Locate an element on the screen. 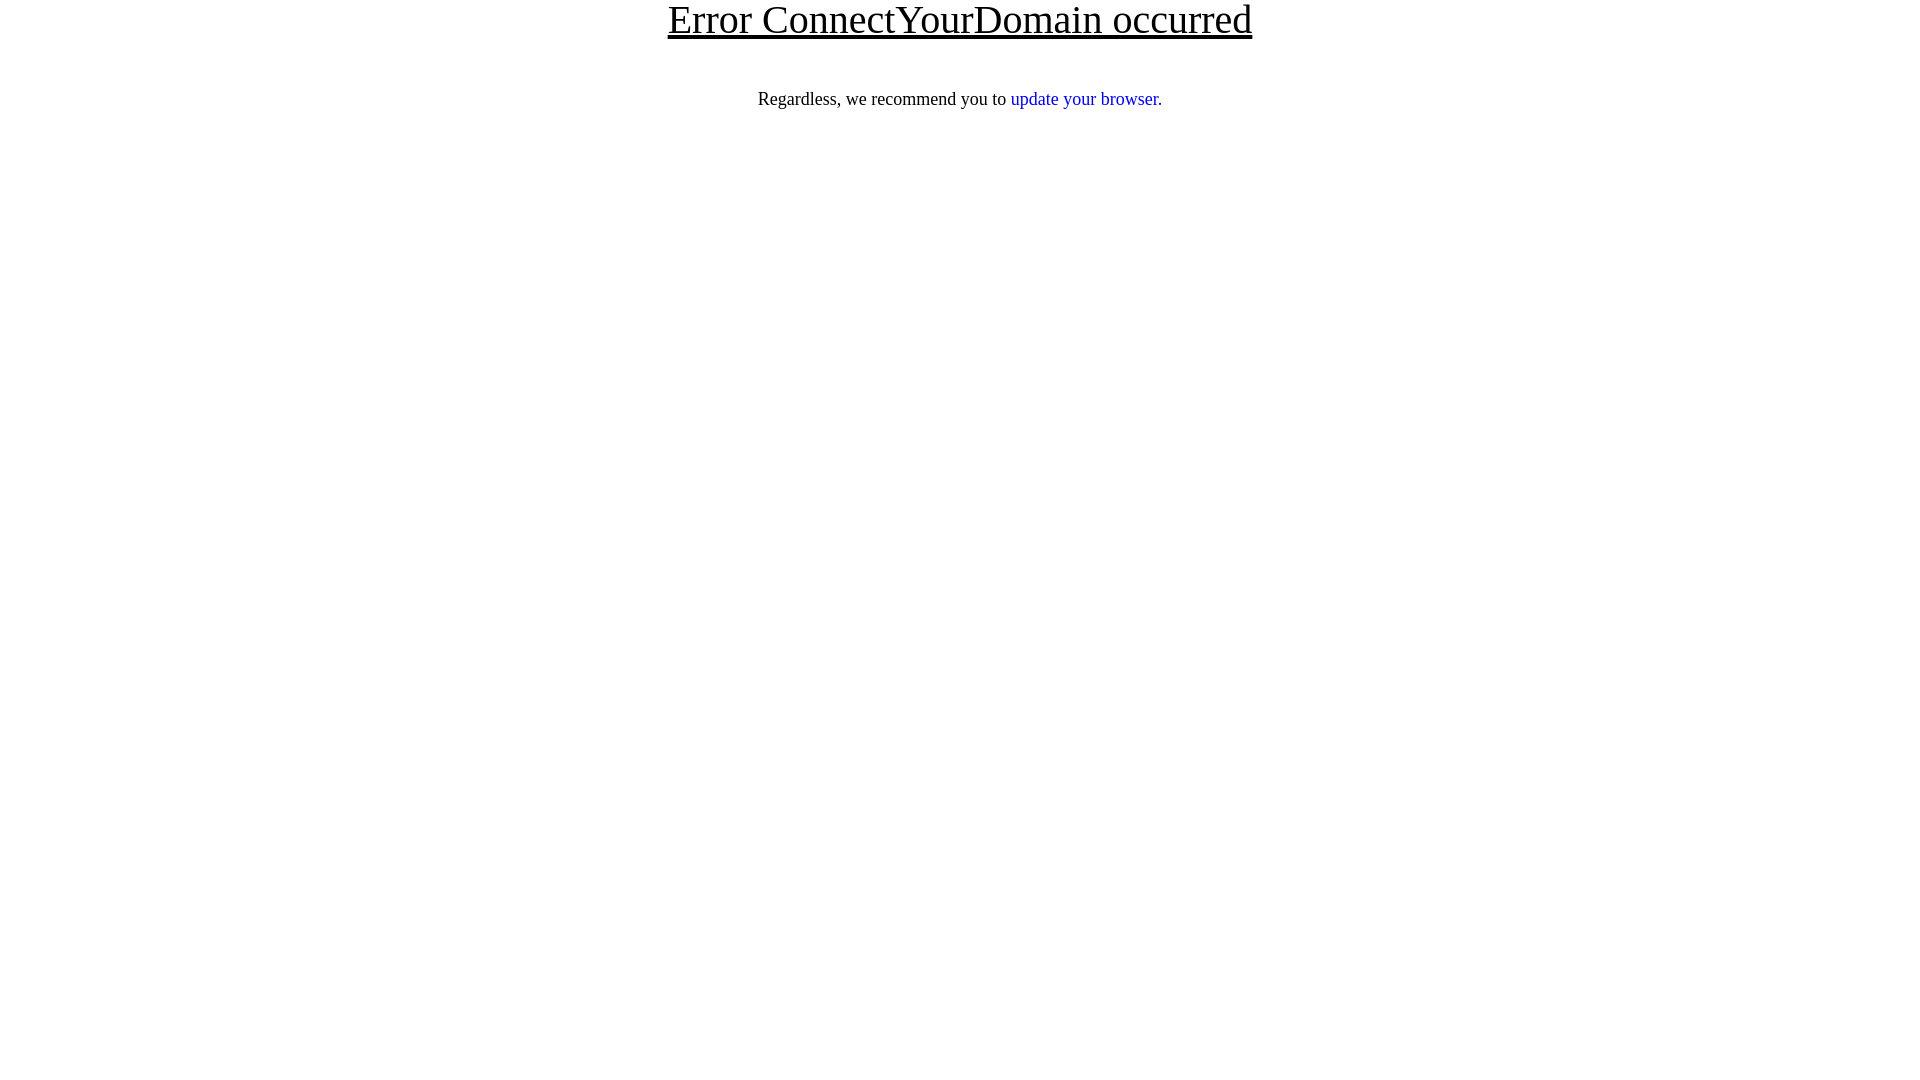  'update your browser.' is located at coordinates (1085, 99).